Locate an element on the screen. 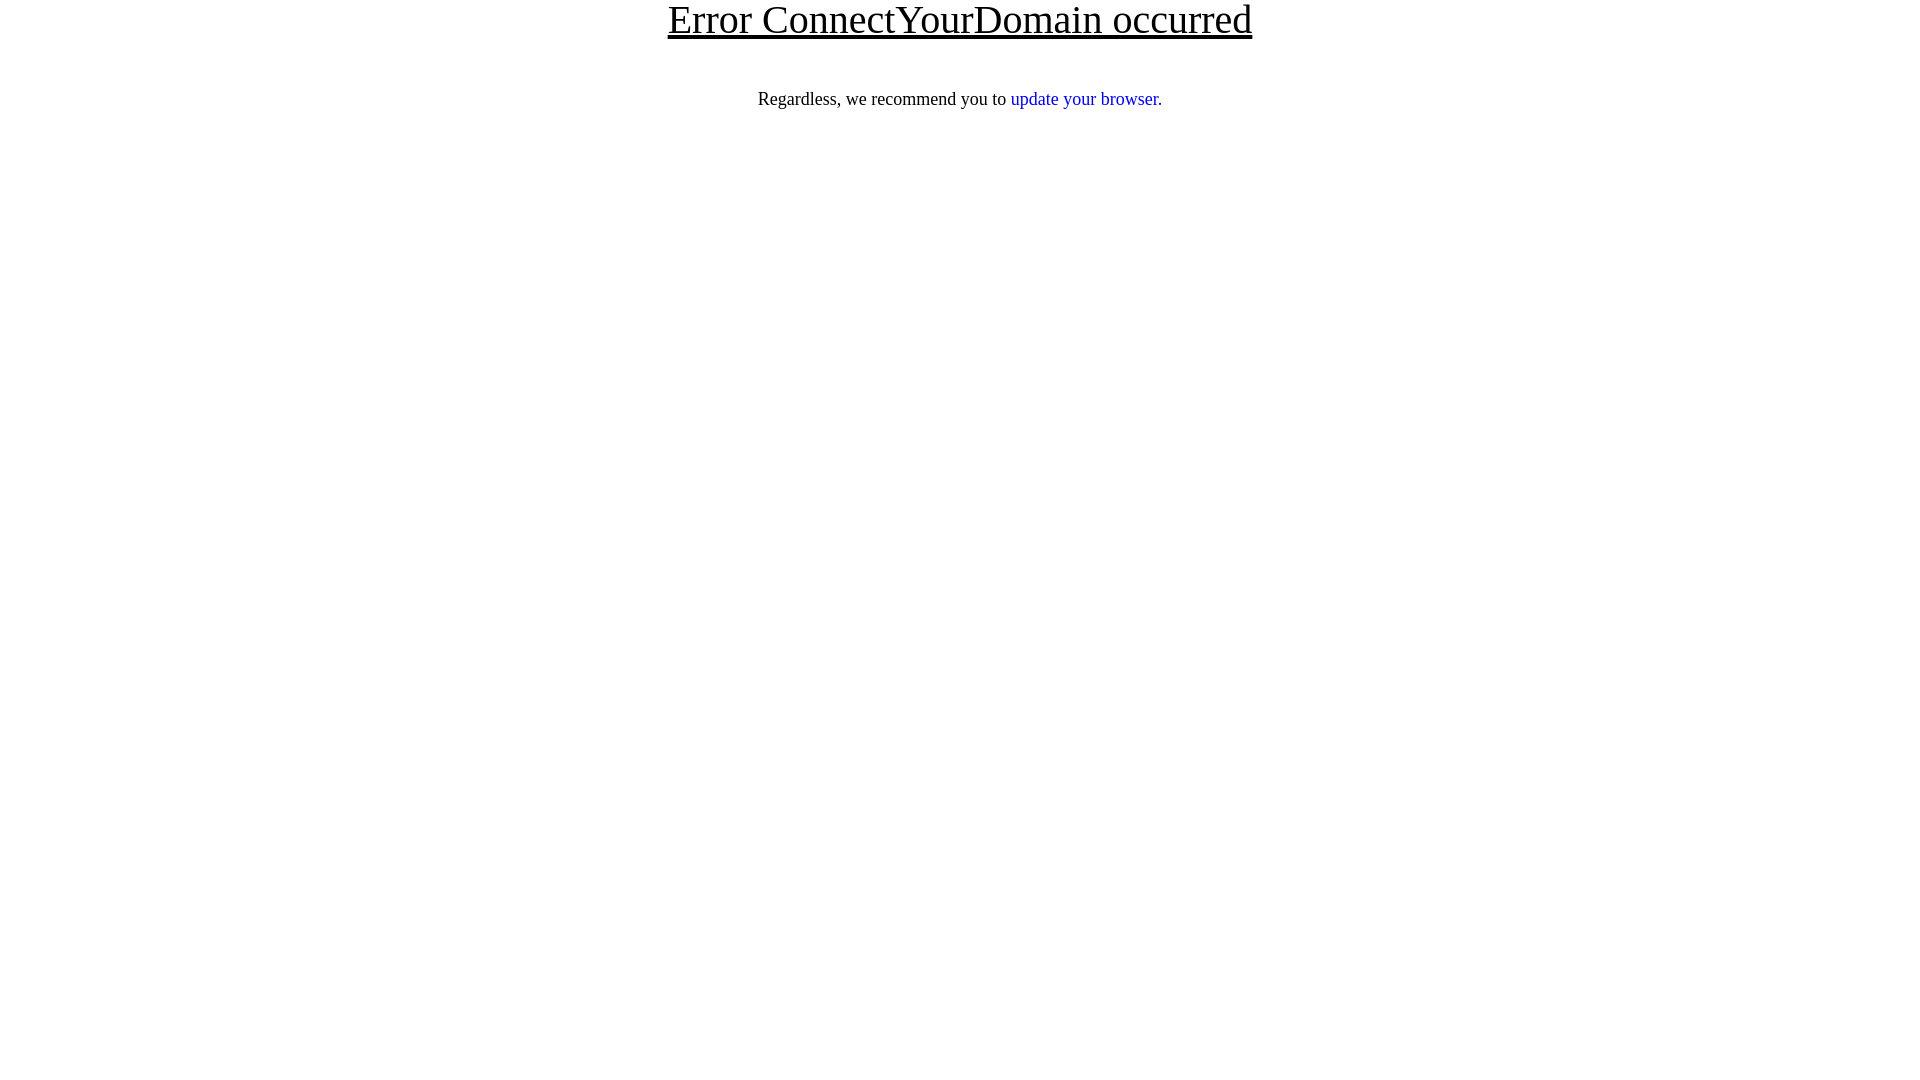  'update your browser.' is located at coordinates (1085, 99).